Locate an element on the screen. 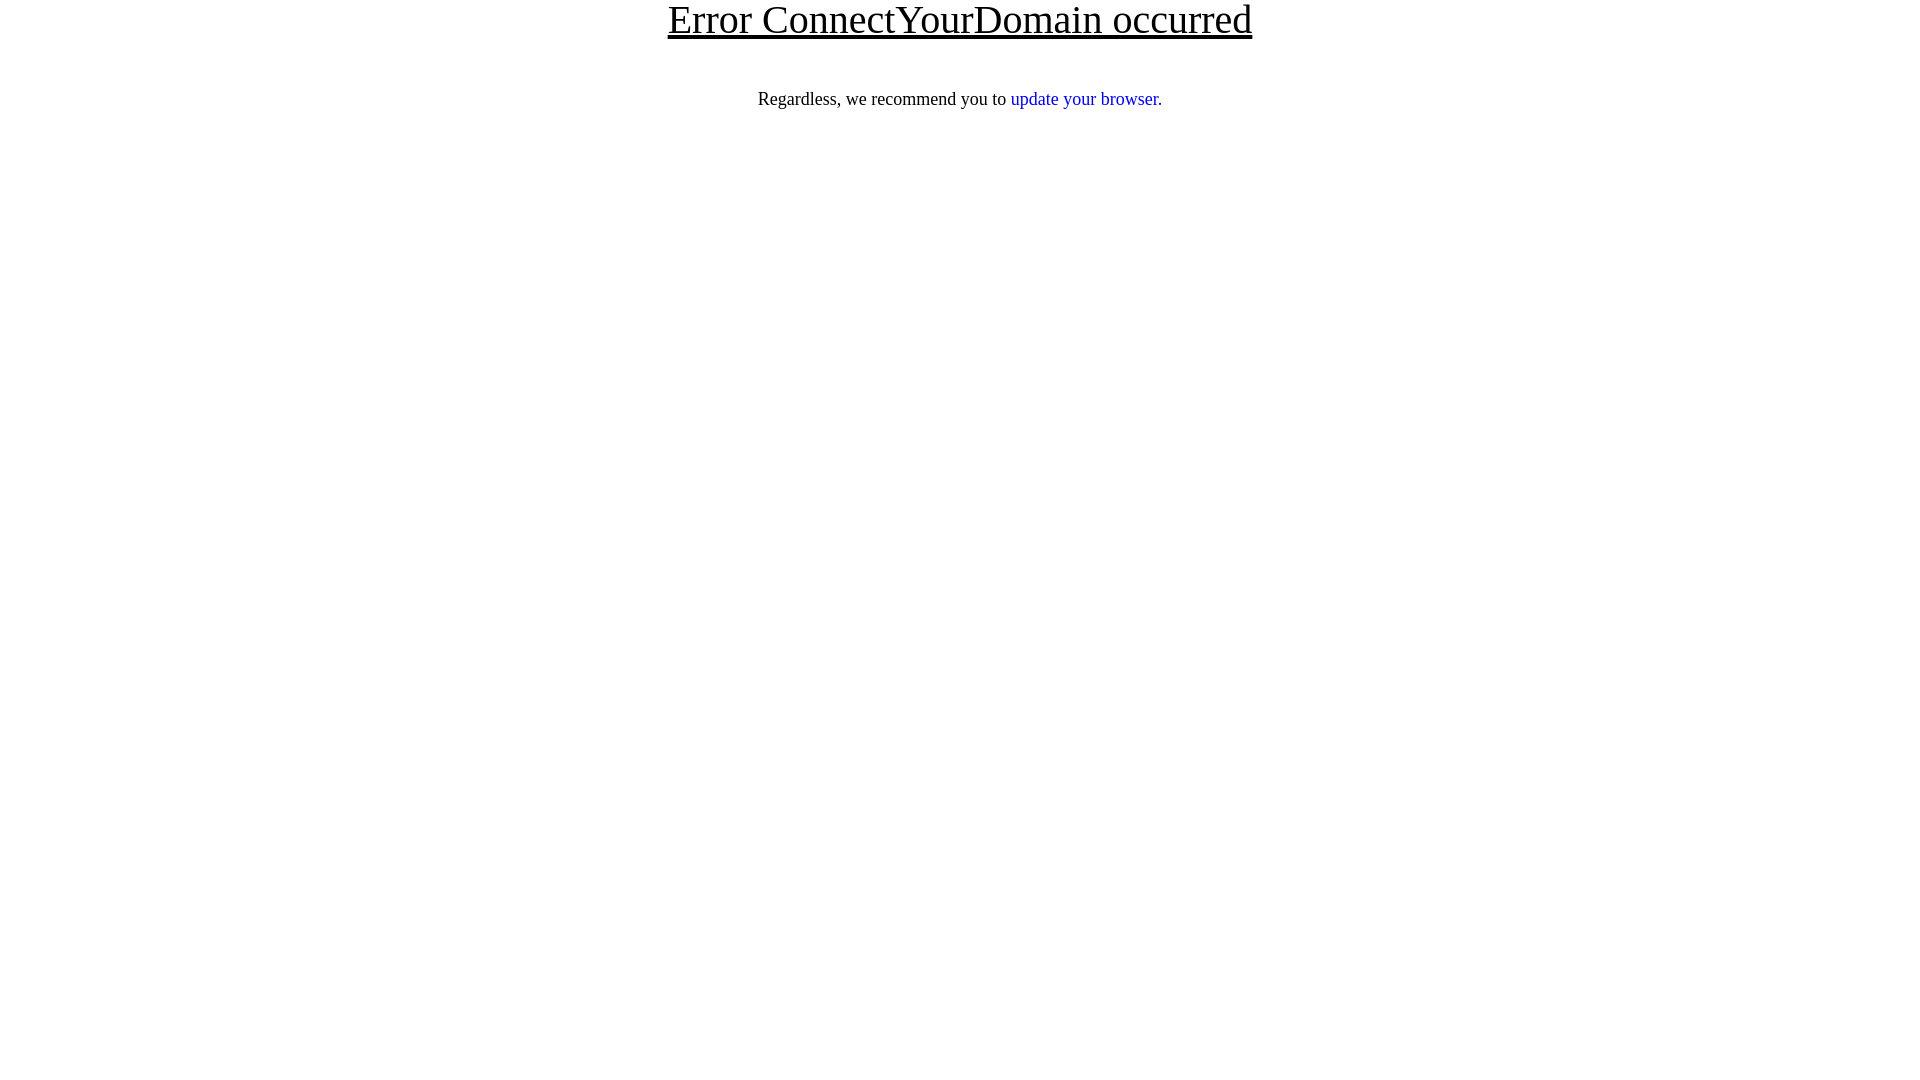  'update your browser.' is located at coordinates (1085, 99).